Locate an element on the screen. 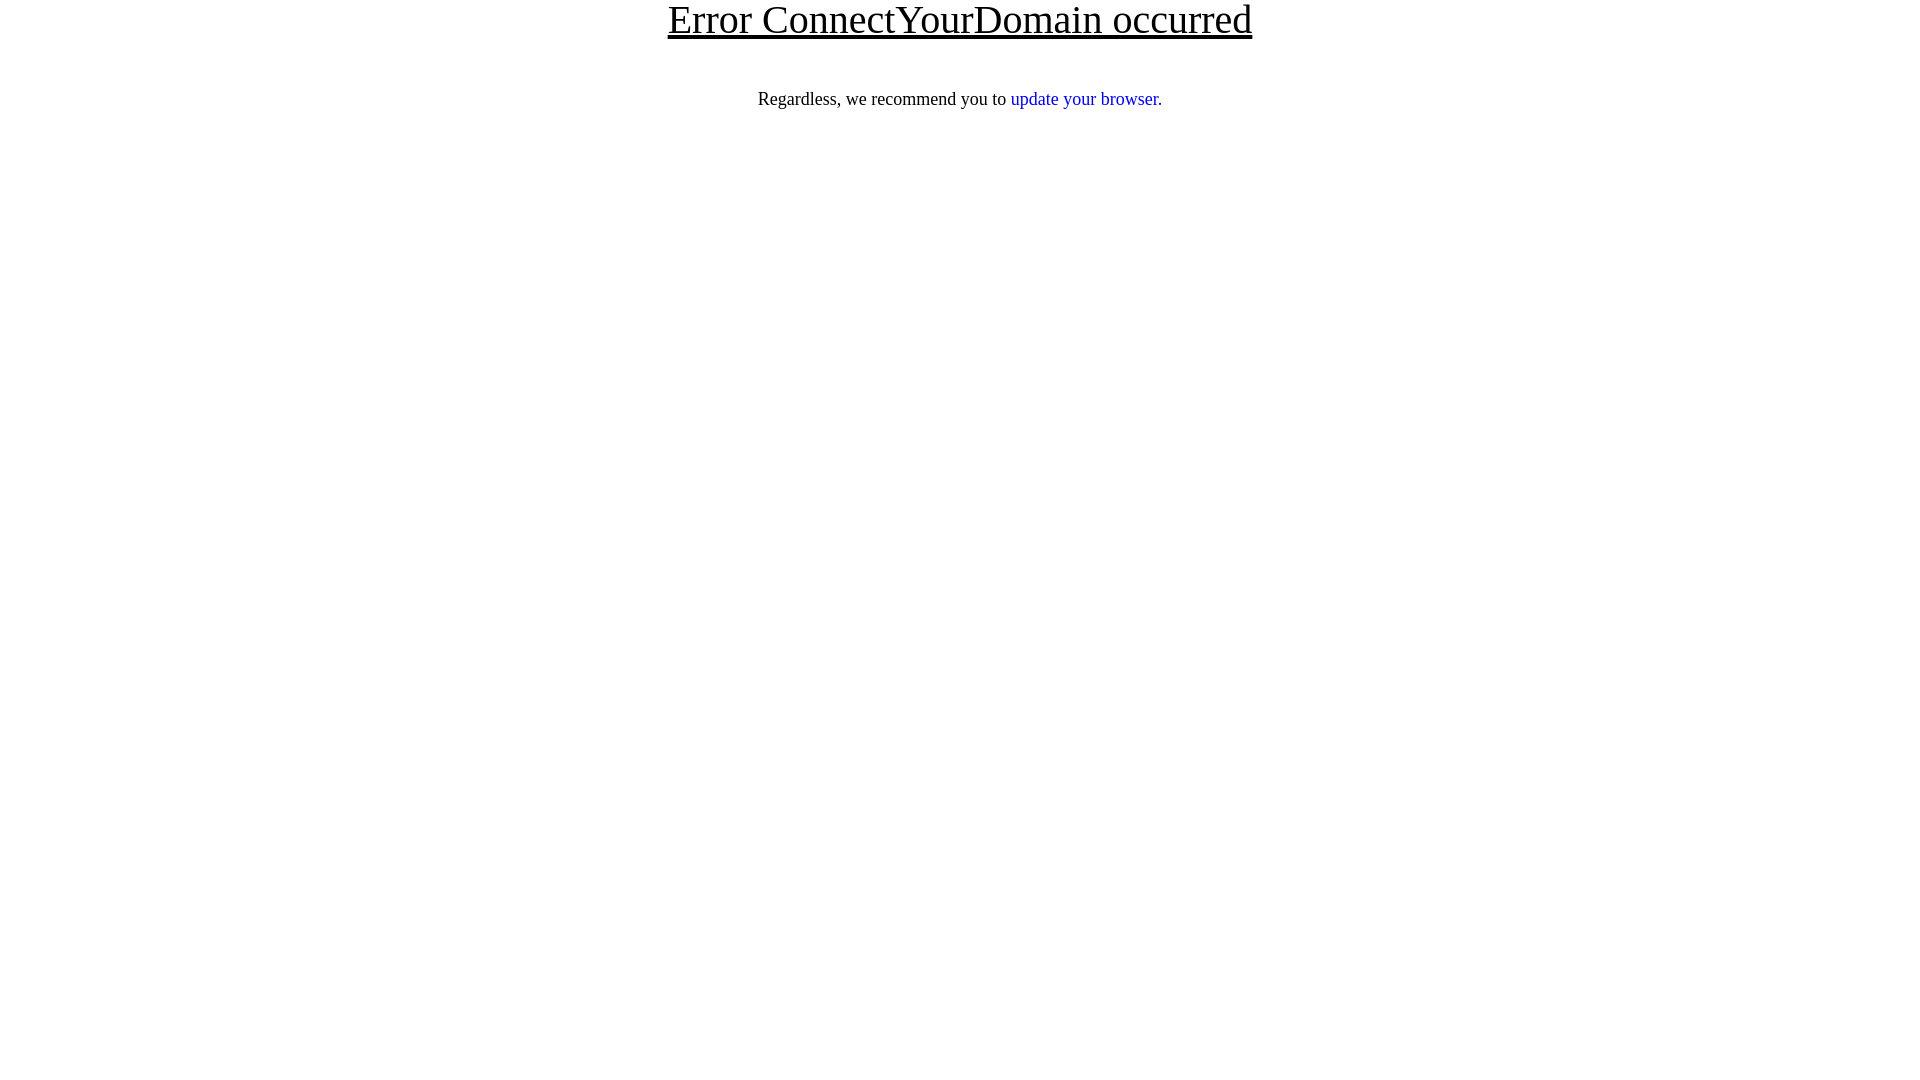  'update your browser.' is located at coordinates (1085, 99).